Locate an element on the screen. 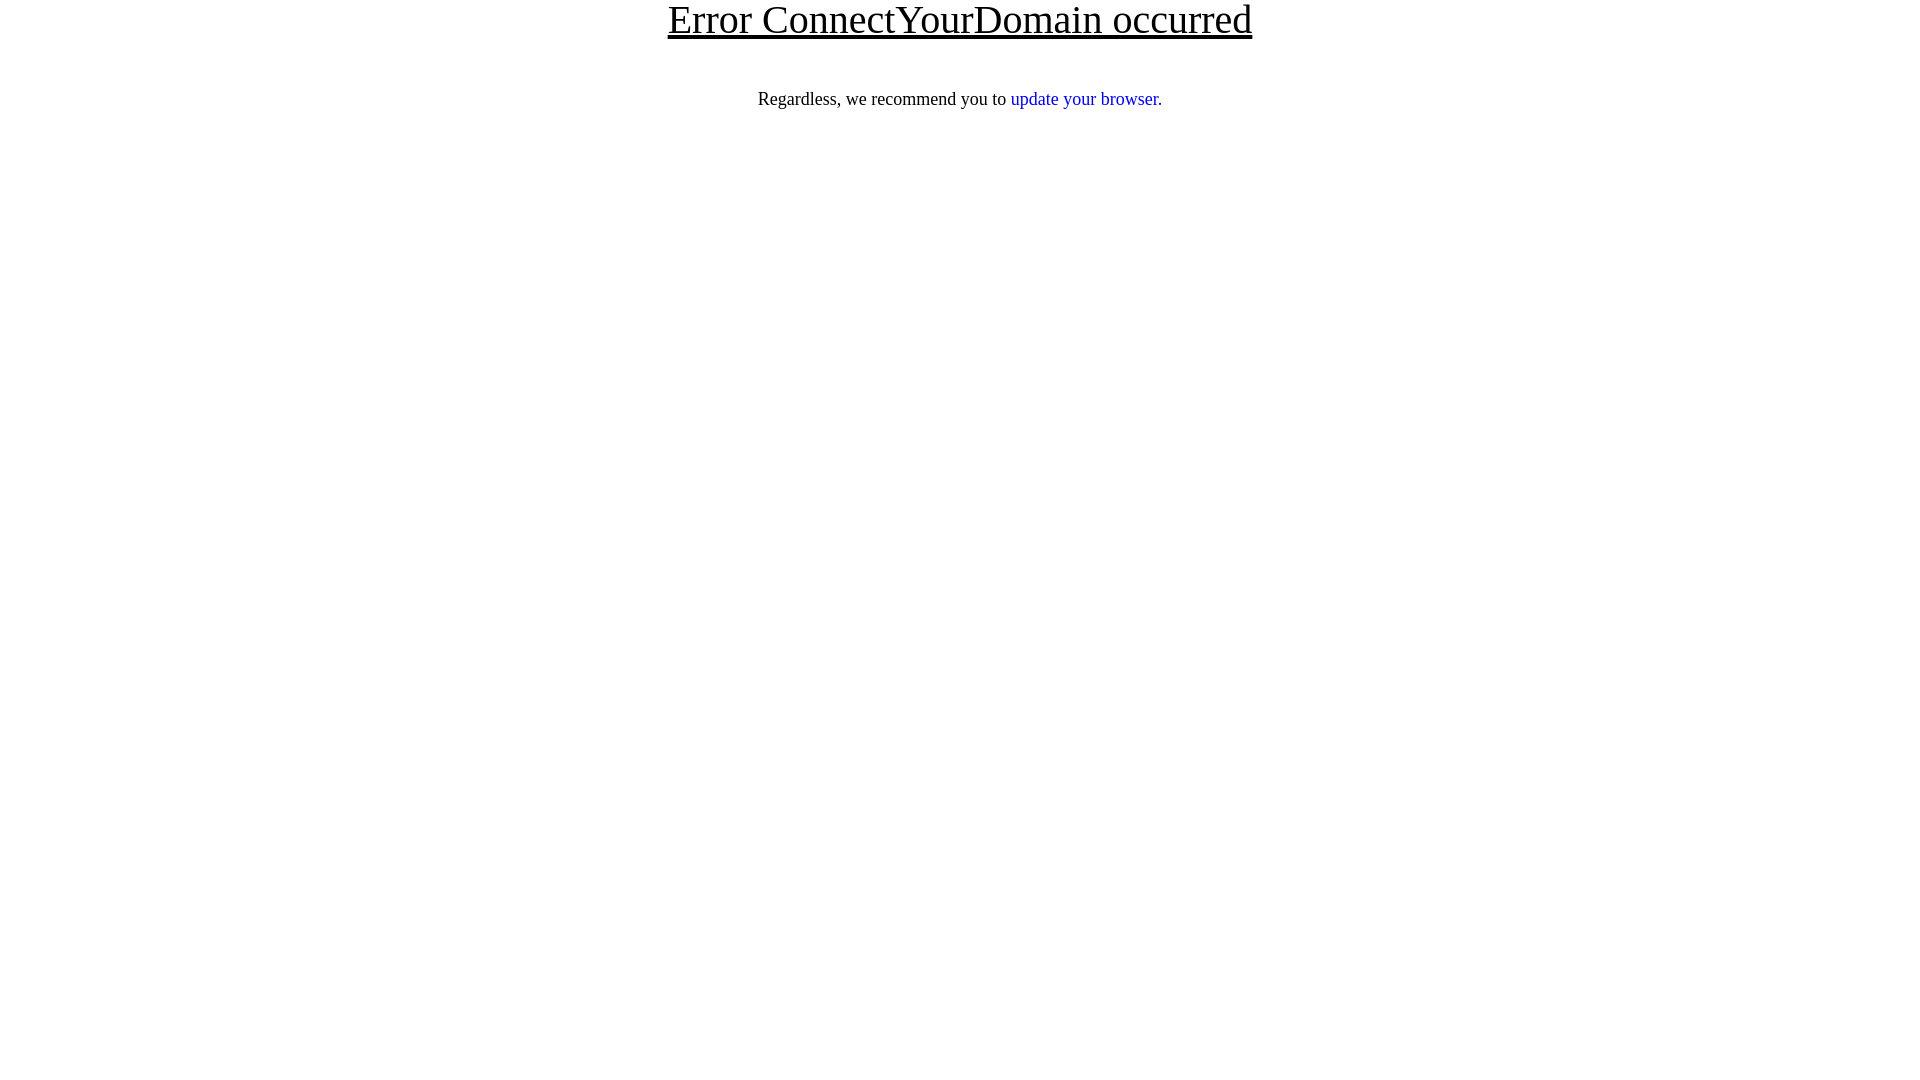  'update your browser.' is located at coordinates (1085, 99).